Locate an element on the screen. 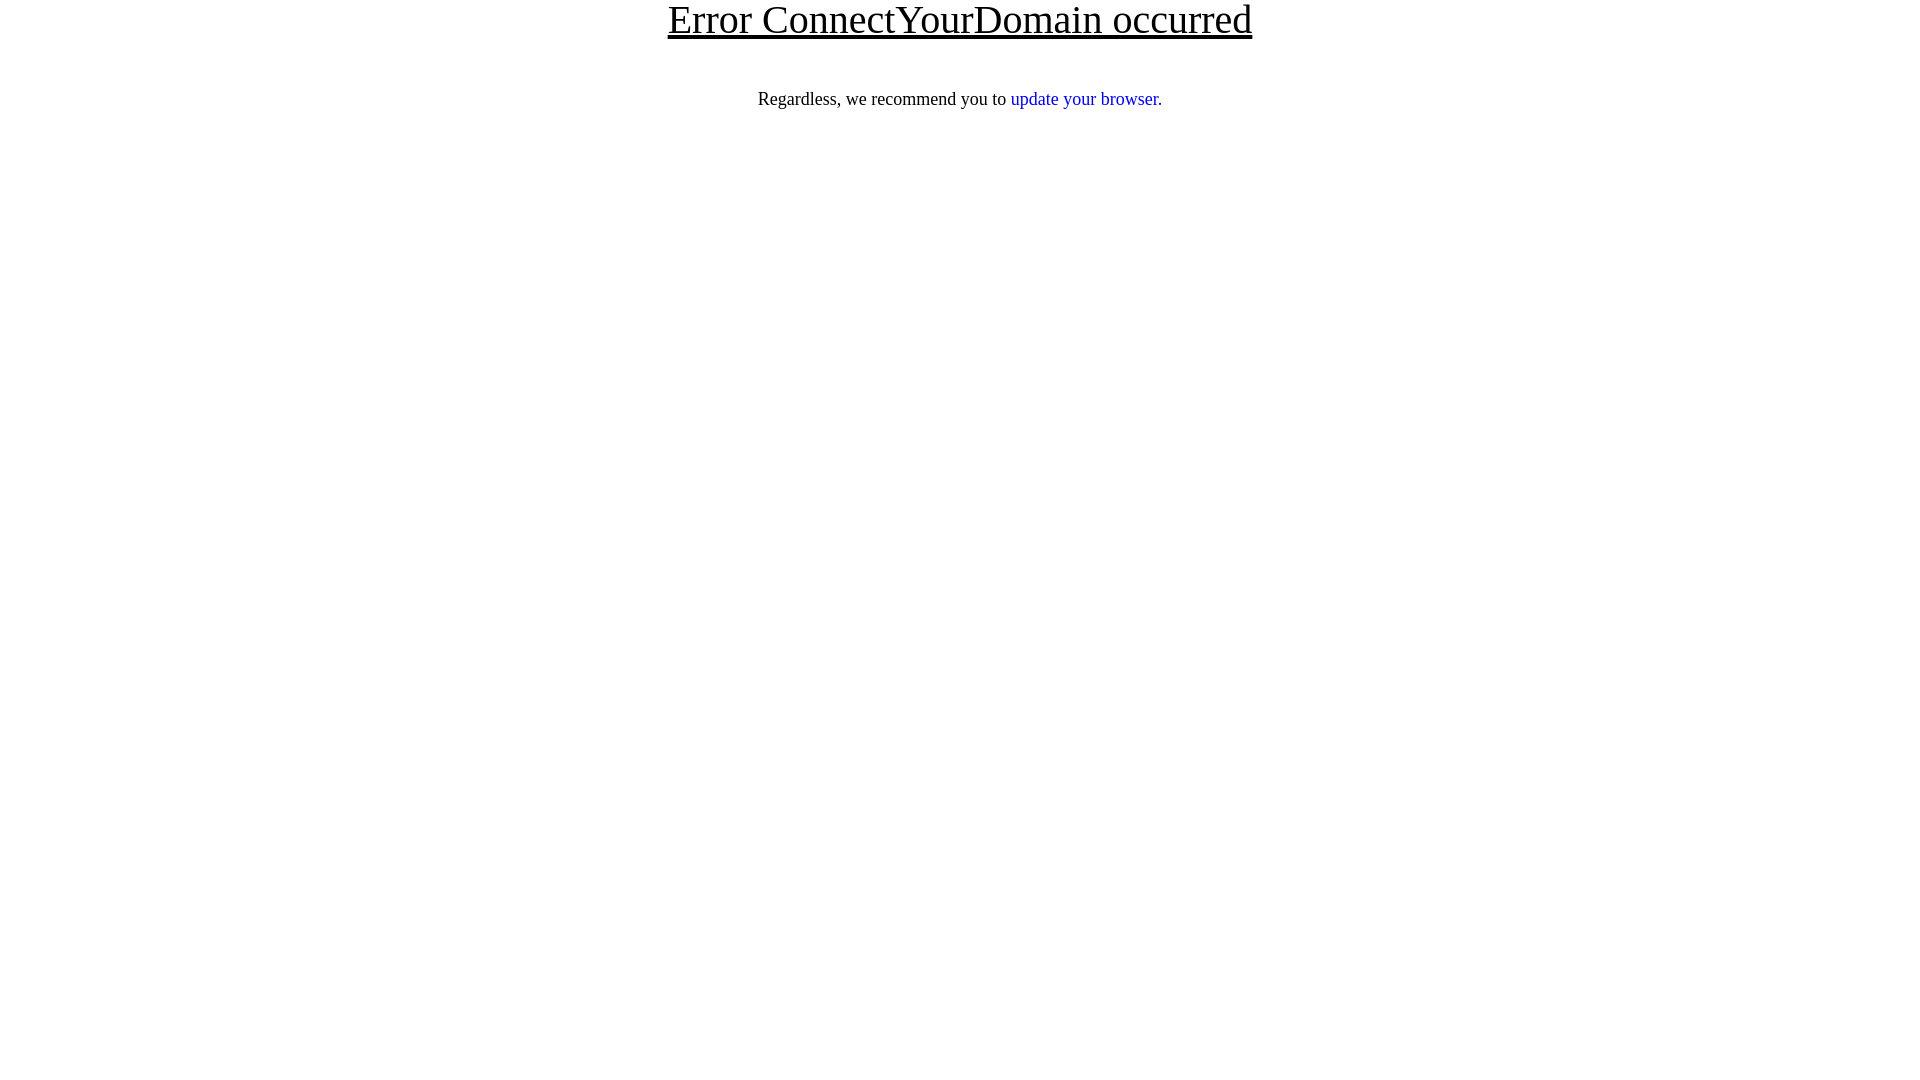  'update your browser.' is located at coordinates (1085, 99).